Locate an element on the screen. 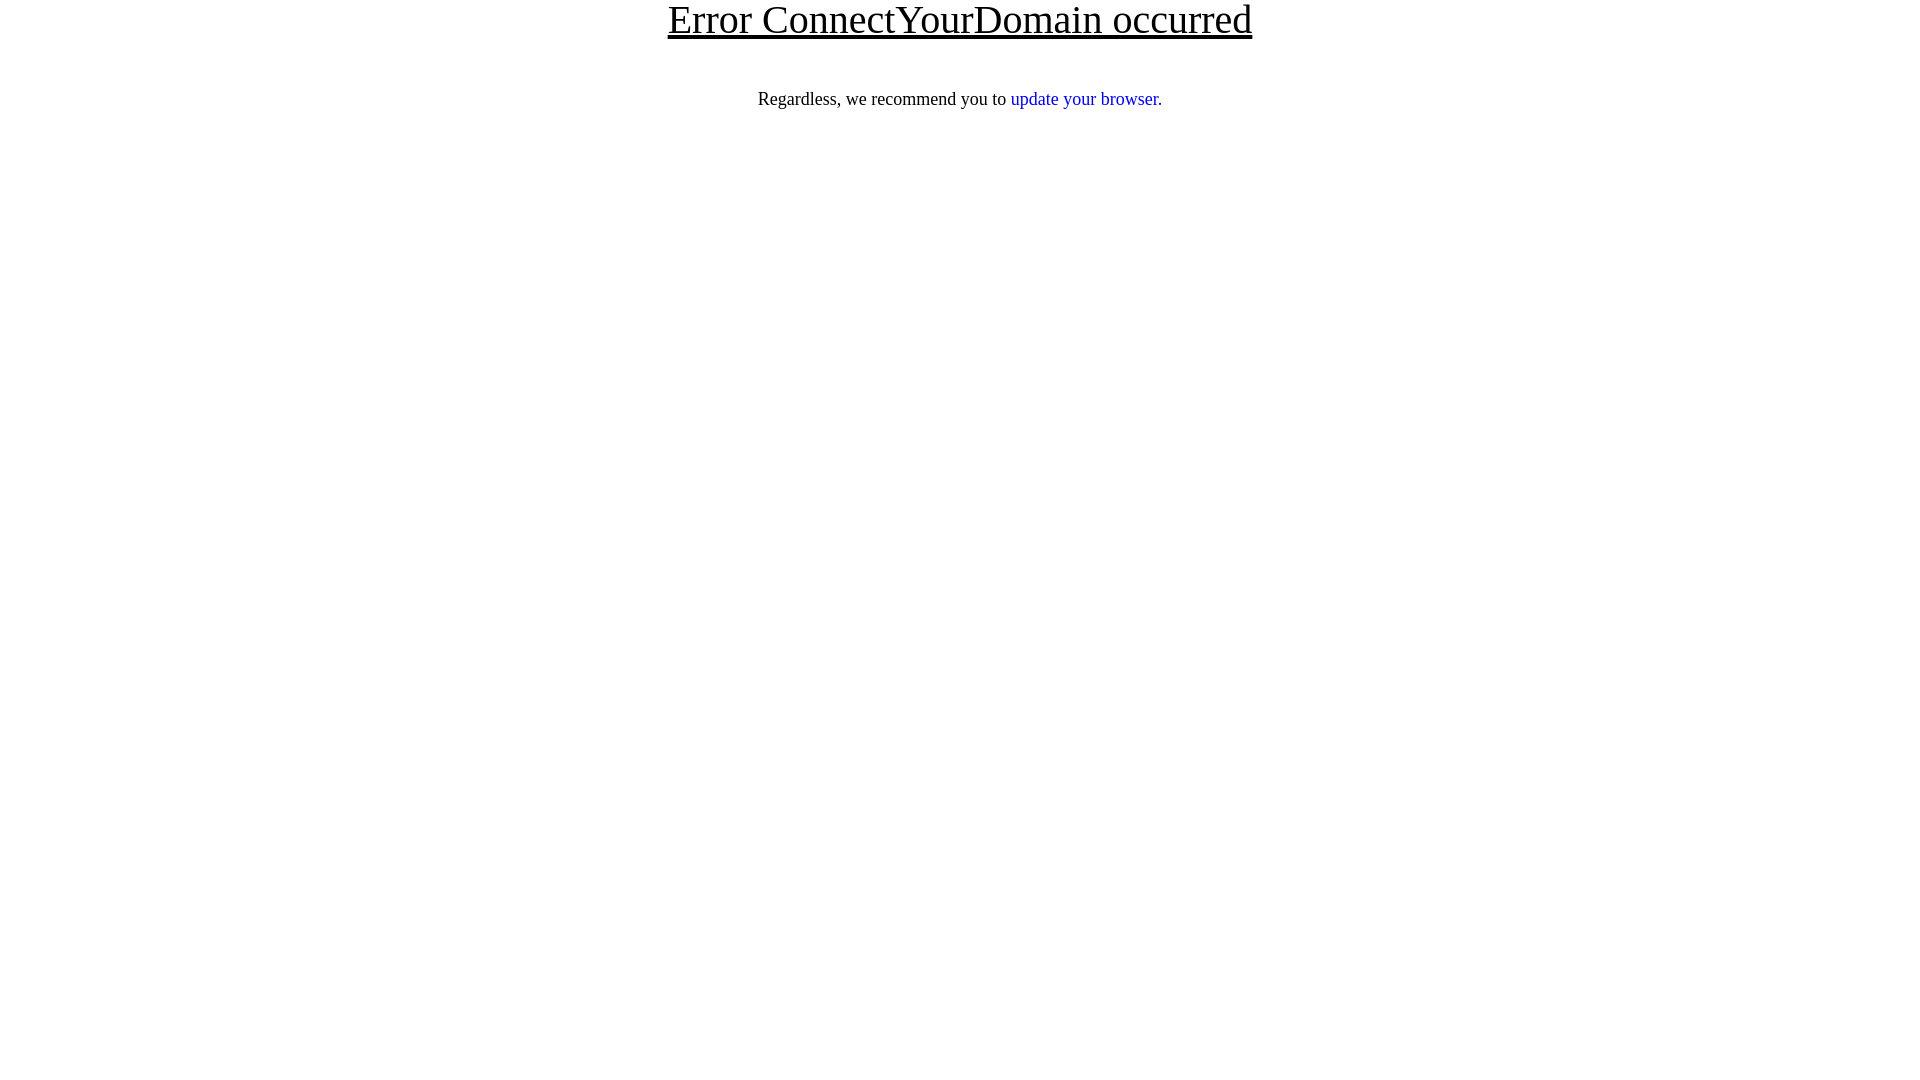  'update your browser.' is located at coordinates (1085, 99).